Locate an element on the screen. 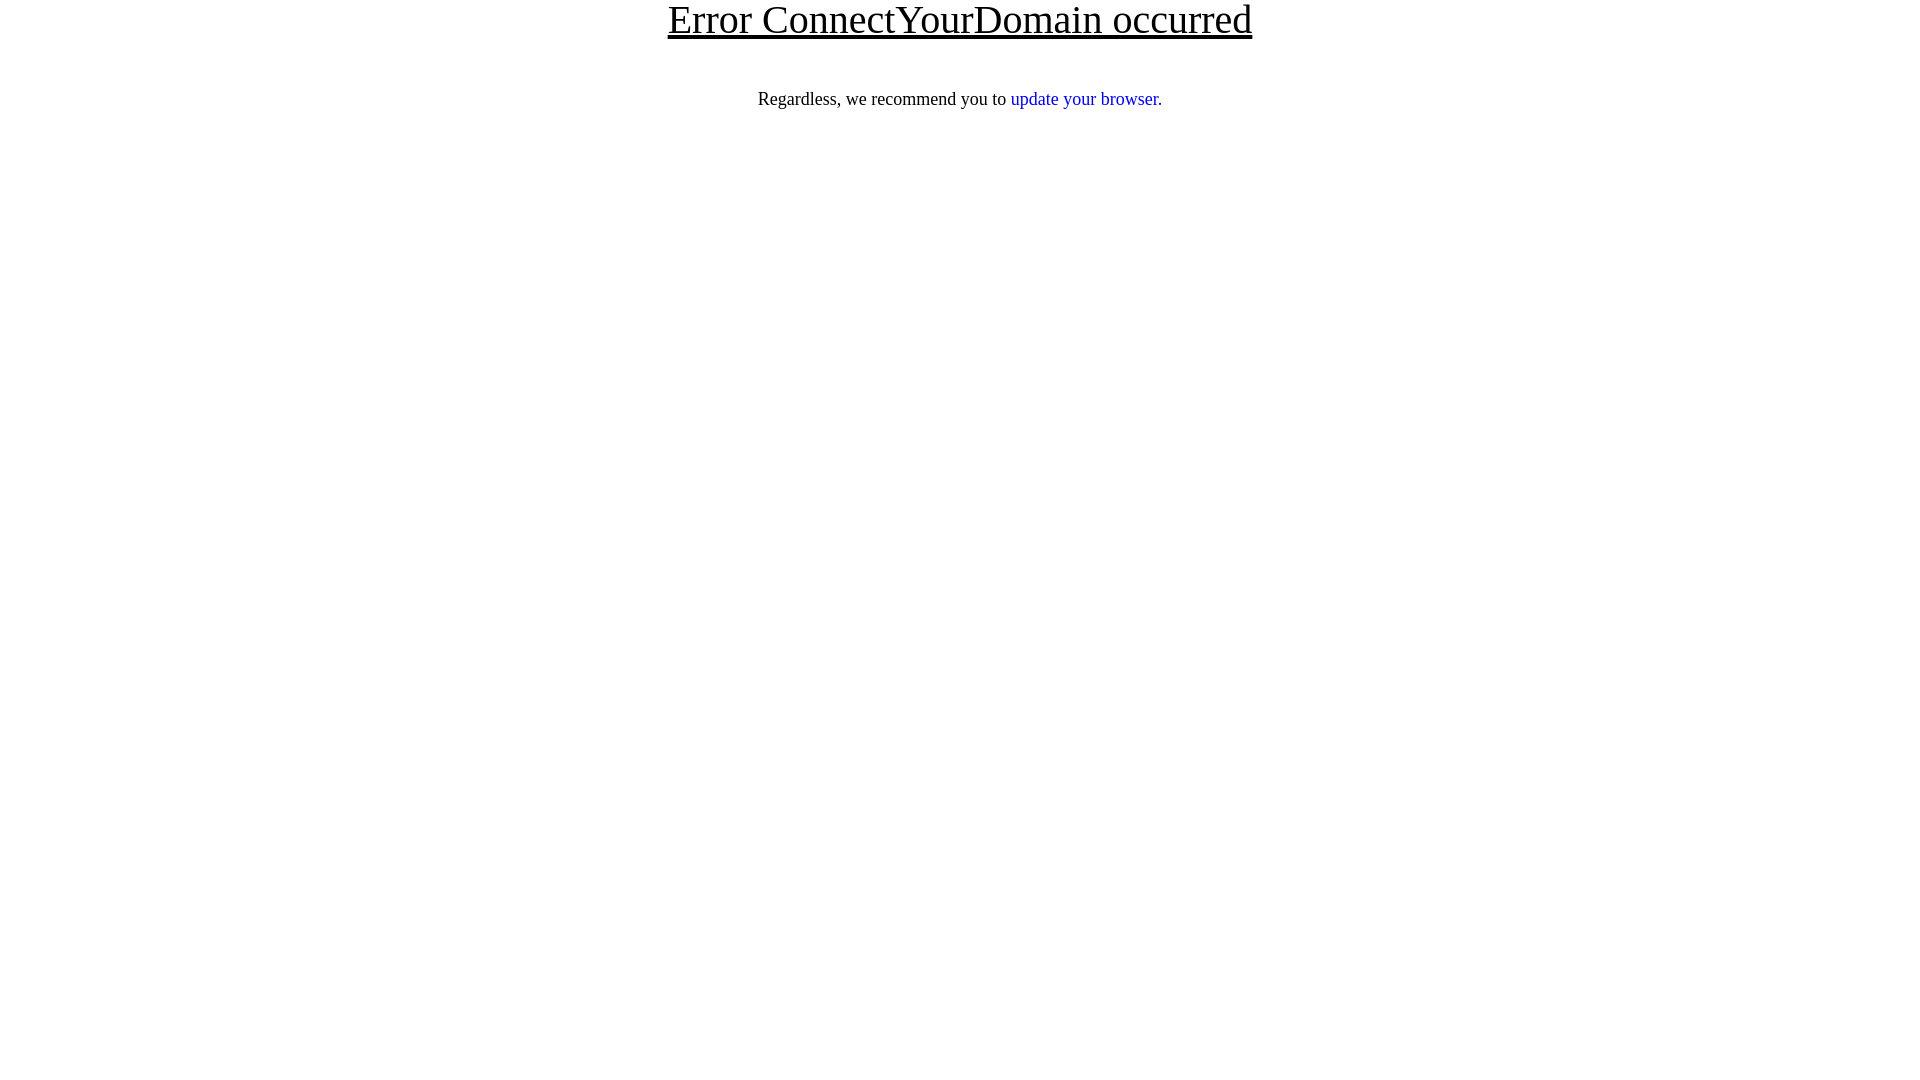  'update your browser.' is located at coordinates (1085, 99).